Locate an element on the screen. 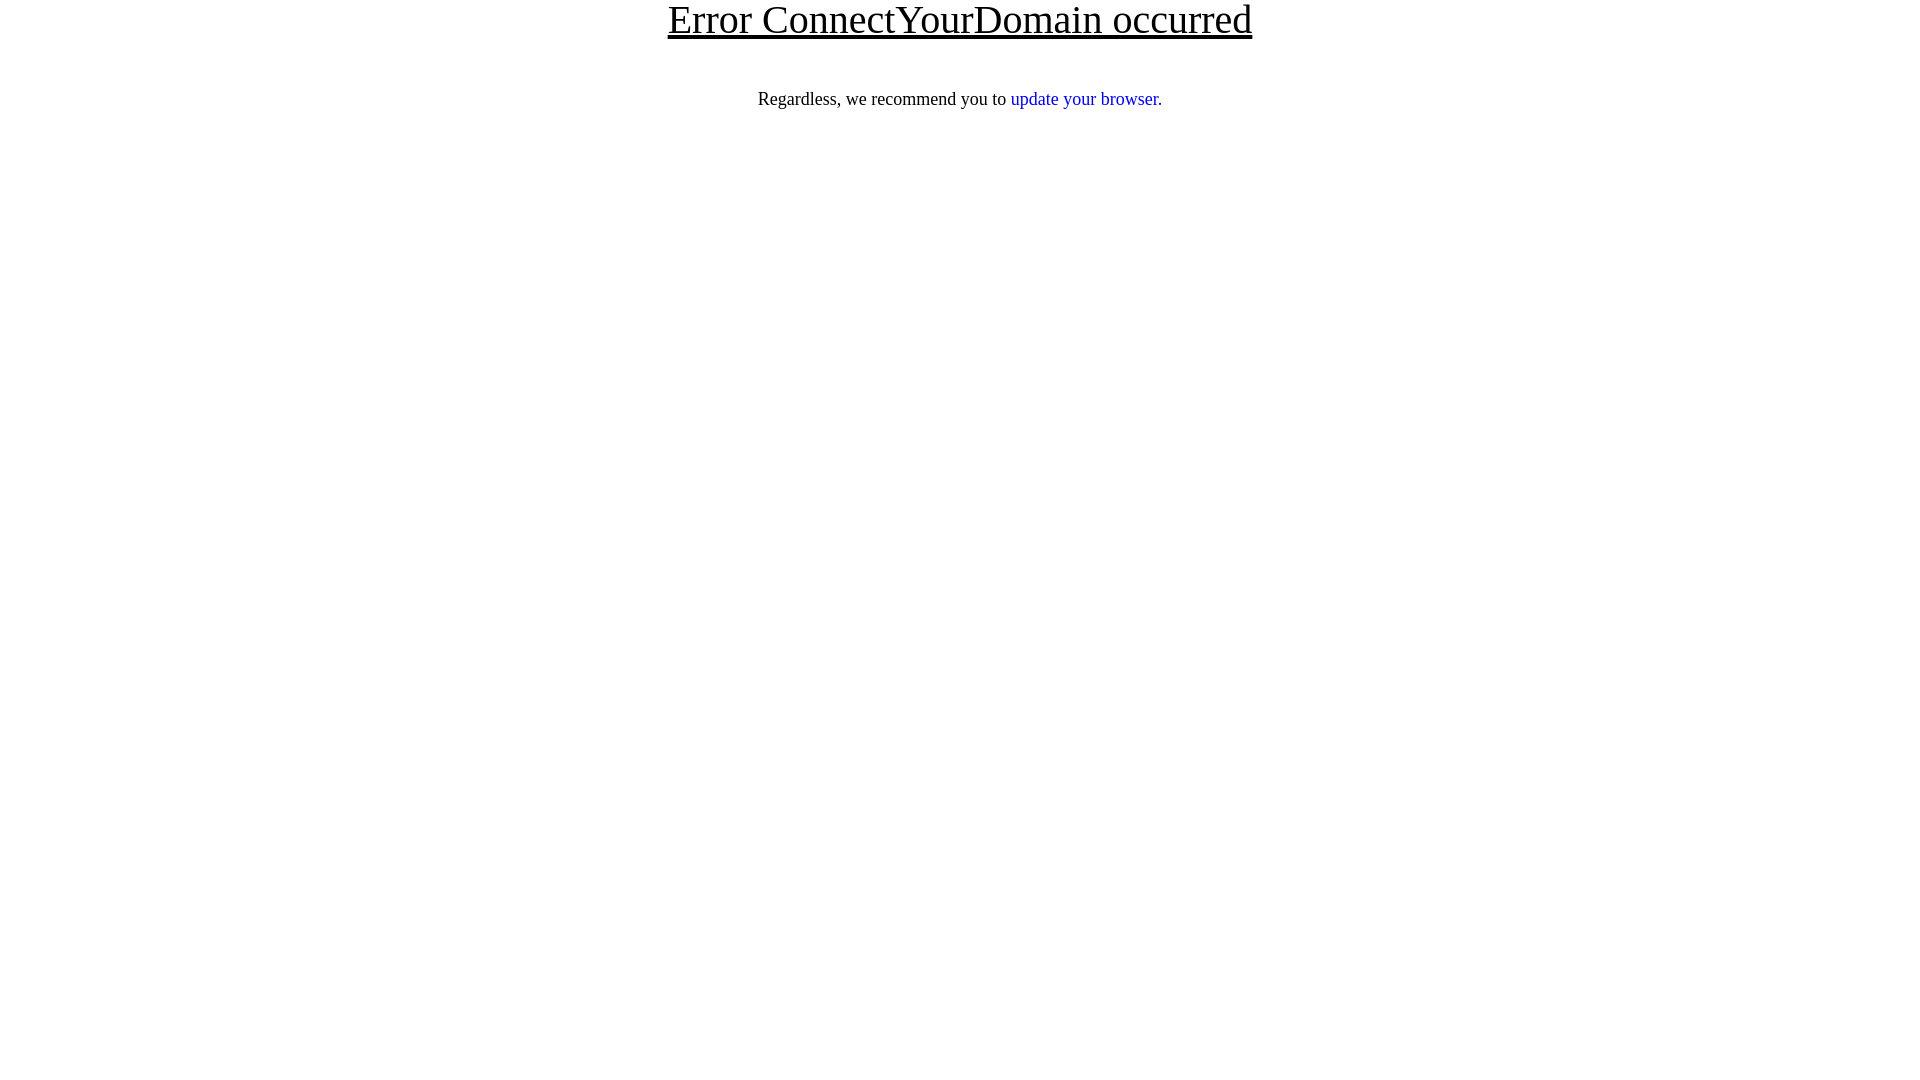  'update your browser.' is located at coordinates (1085, 99).